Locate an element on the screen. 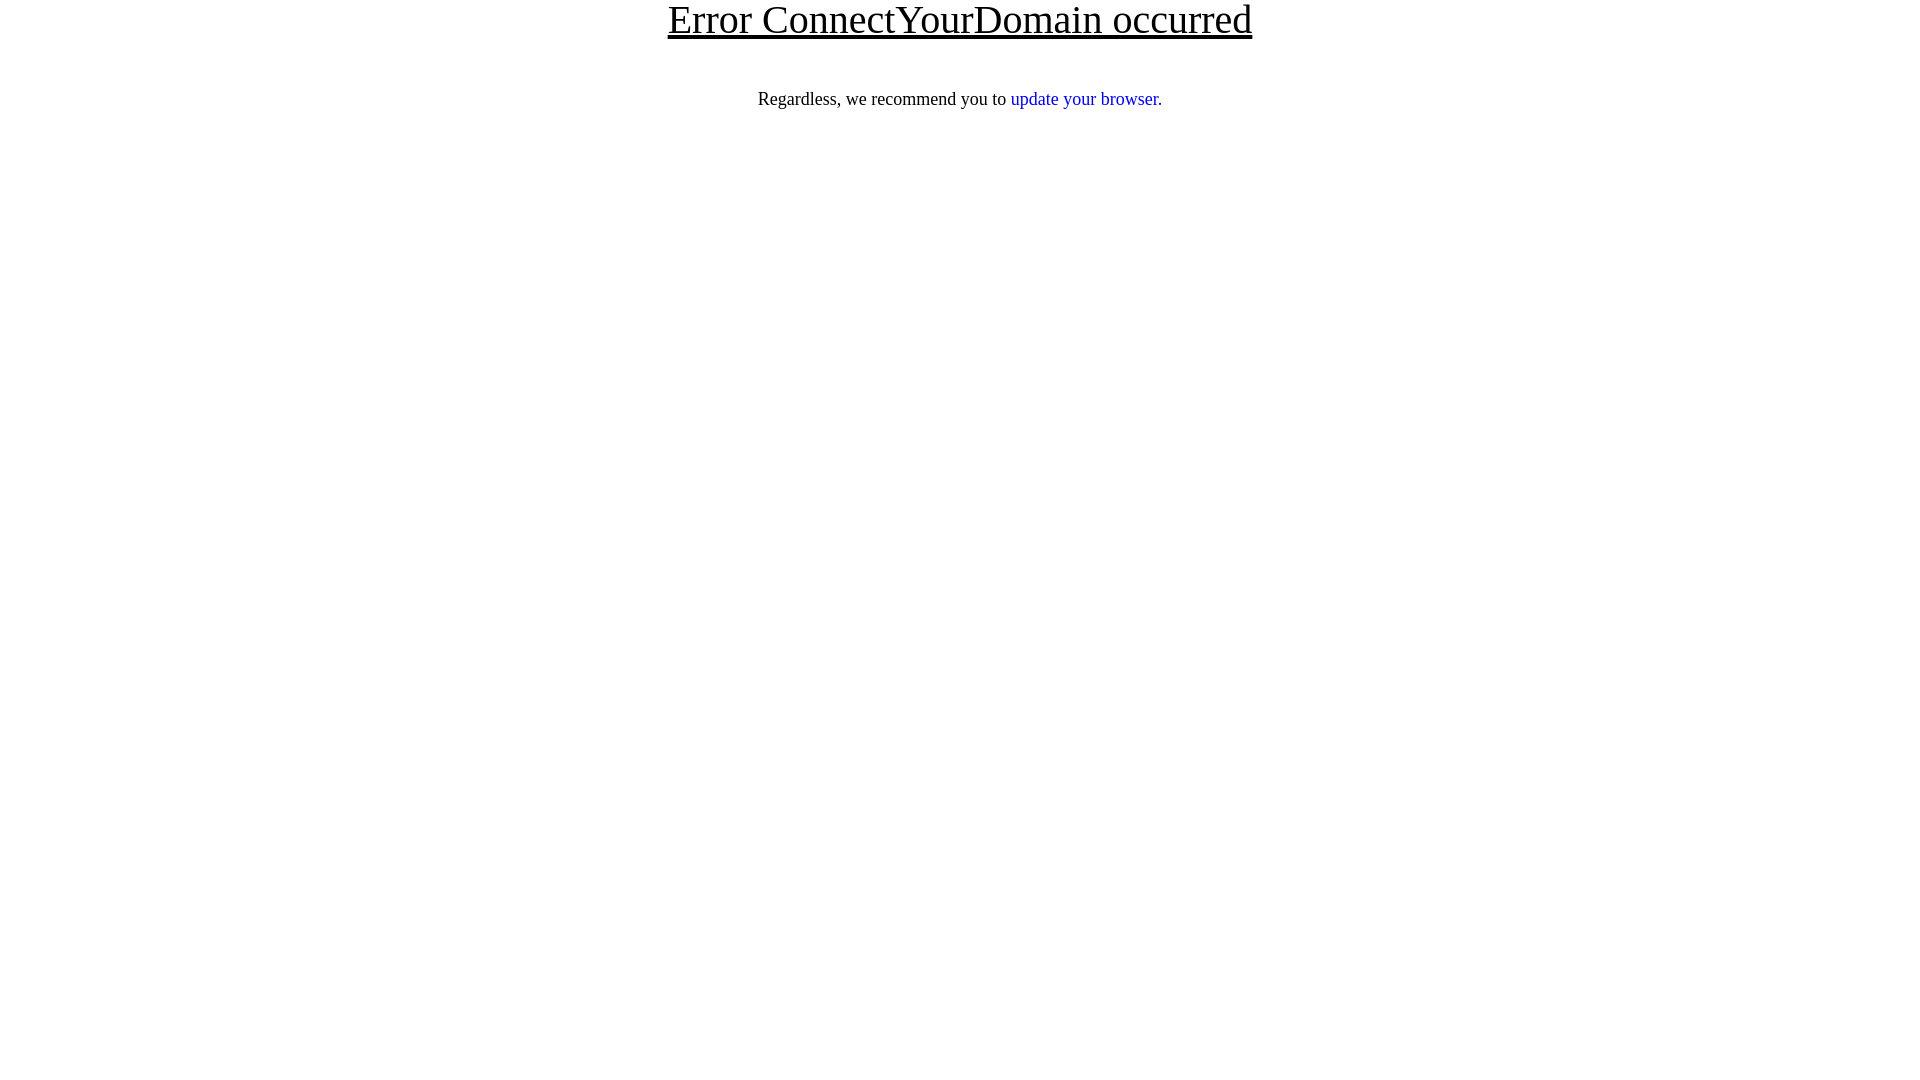  'update your browser.' is located at coordinates (1085, 99).